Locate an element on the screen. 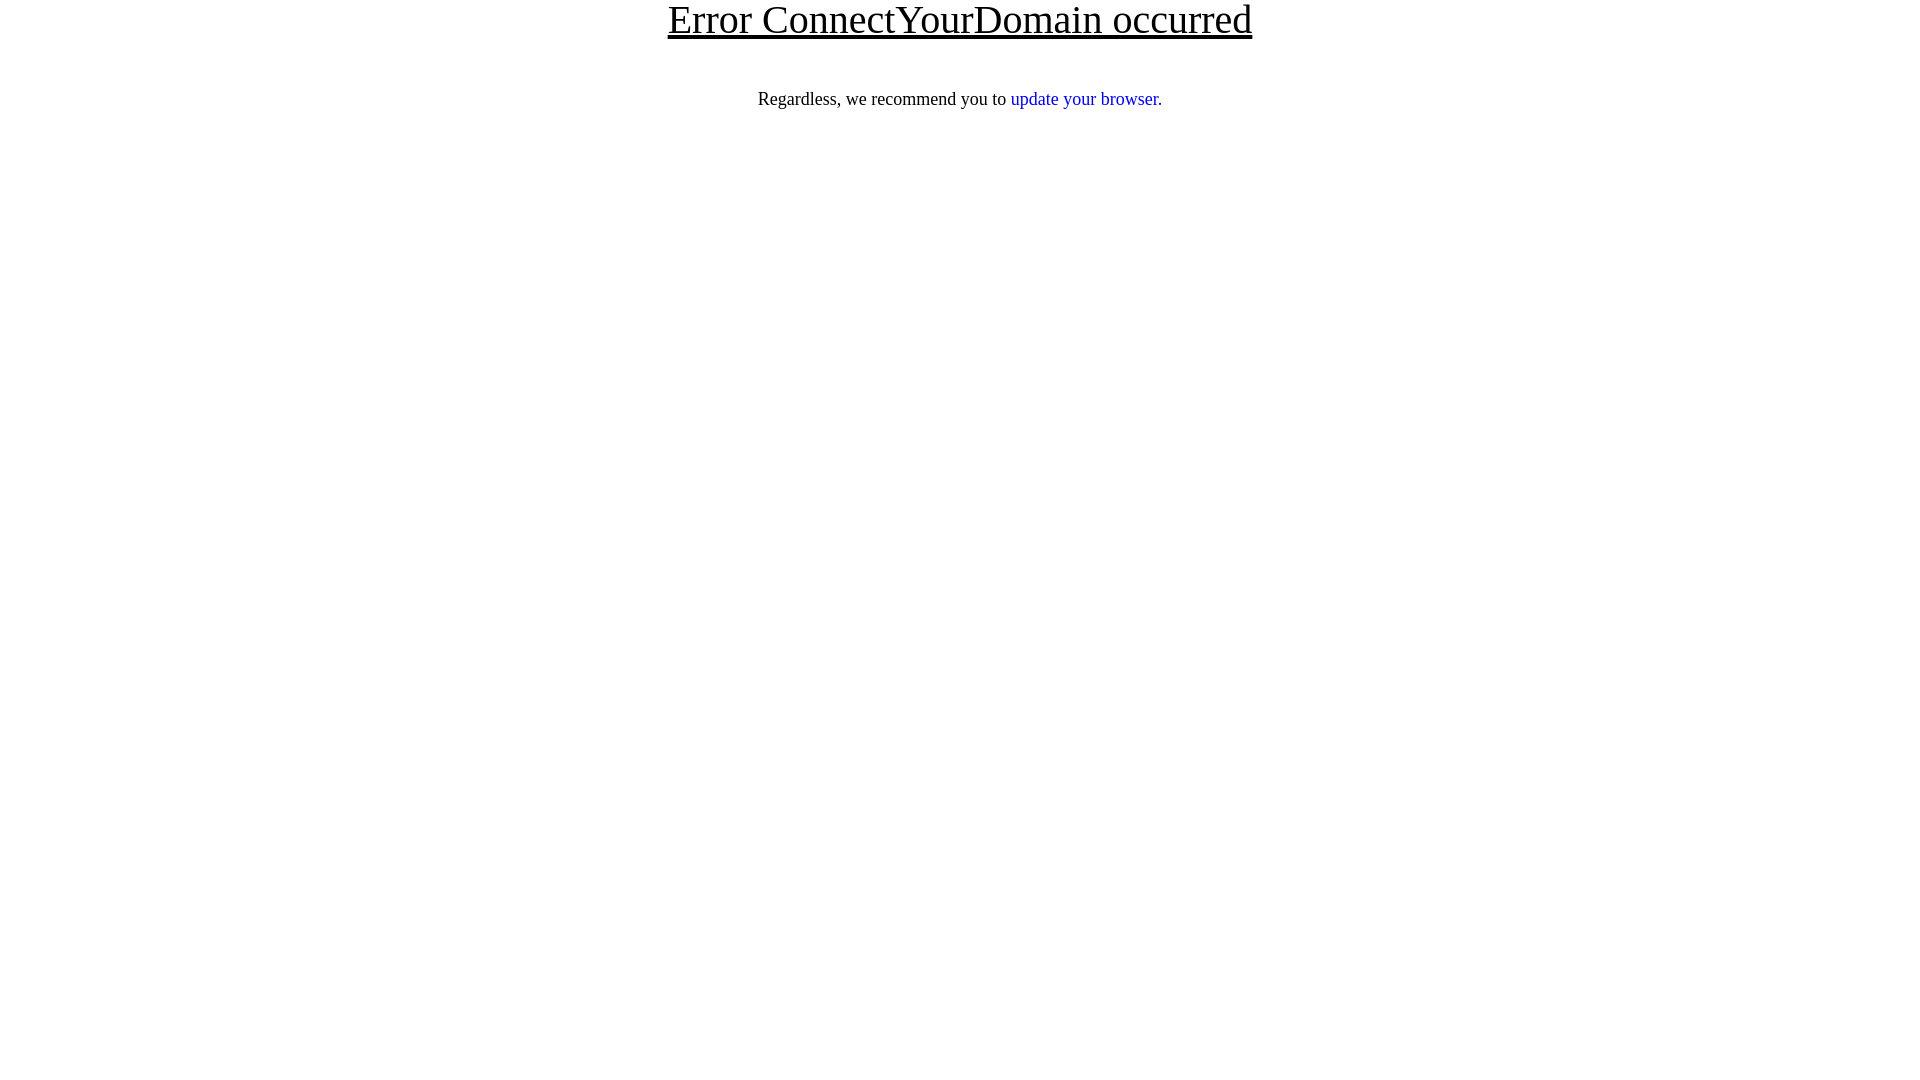  'update your browser.' is located at coordinates (1085, 99).